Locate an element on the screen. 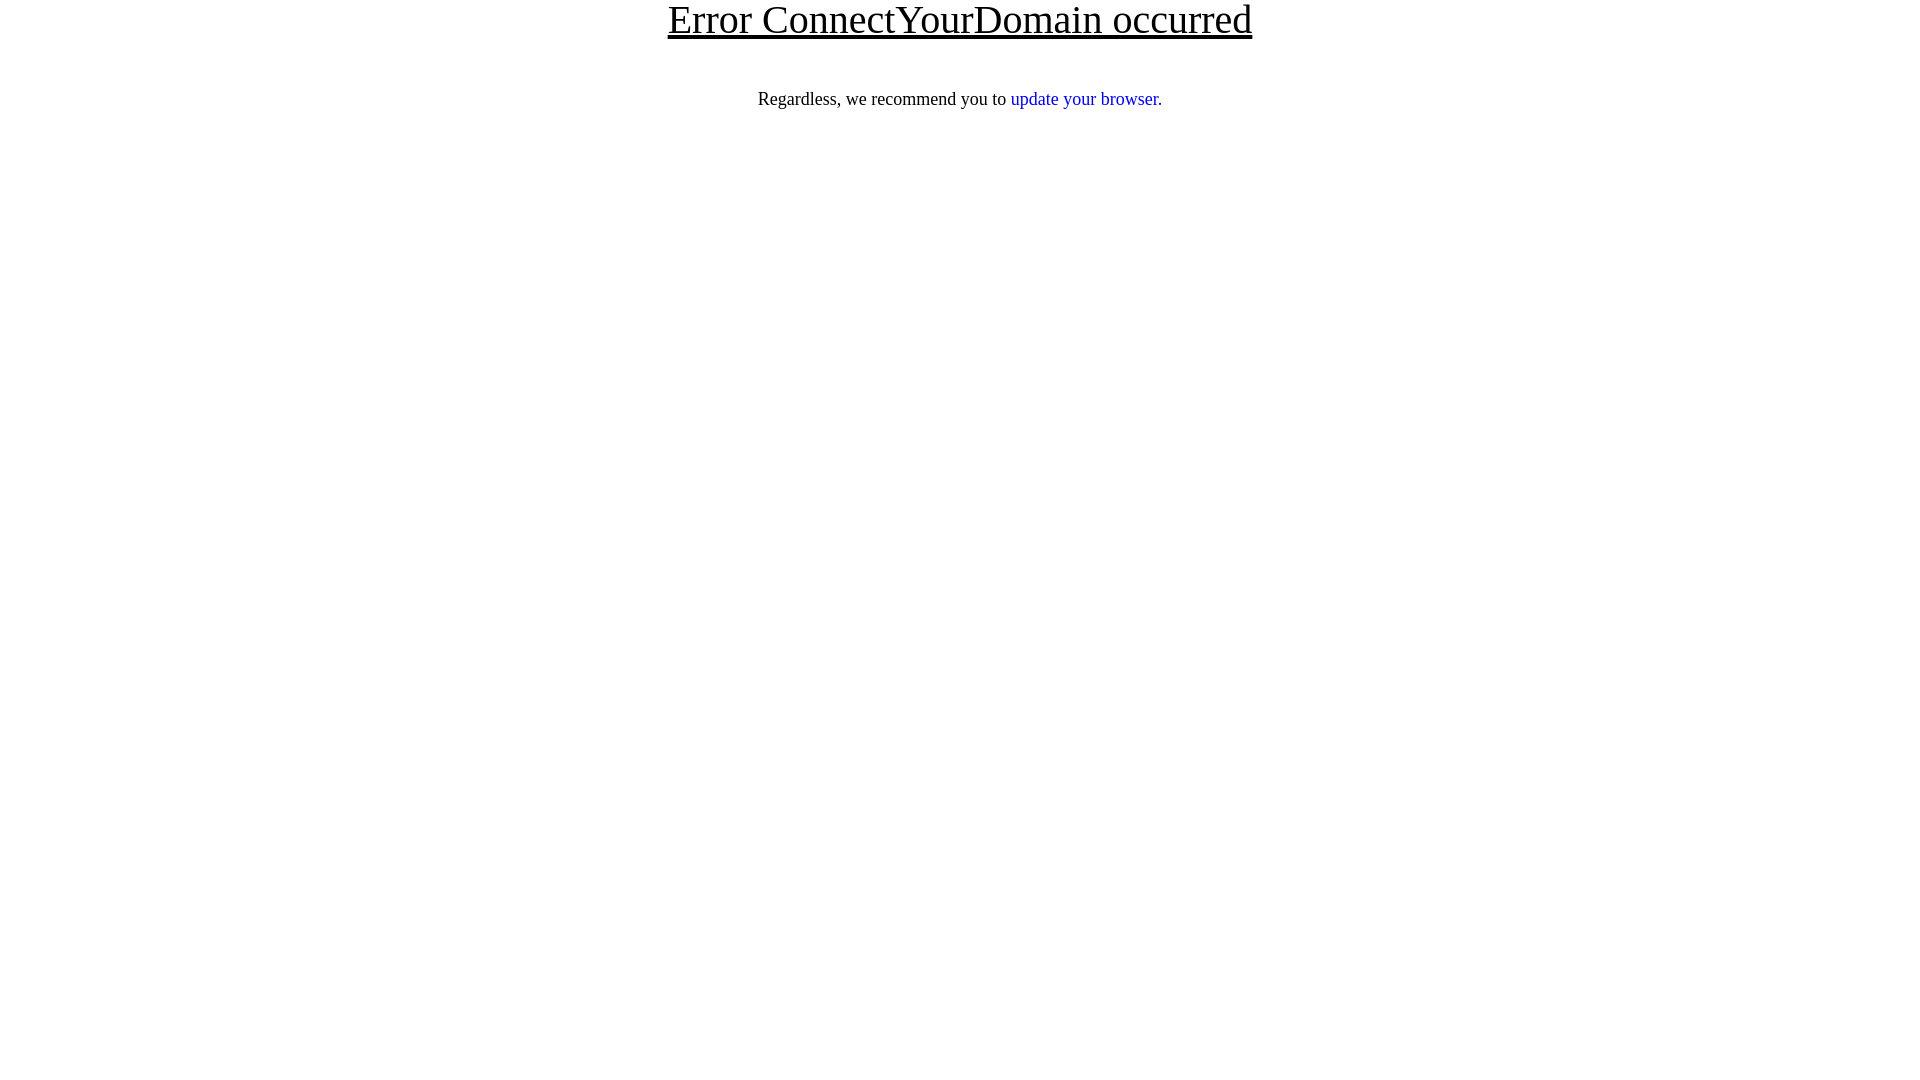  'update your browser.' is located at coordinates (1085, 99).